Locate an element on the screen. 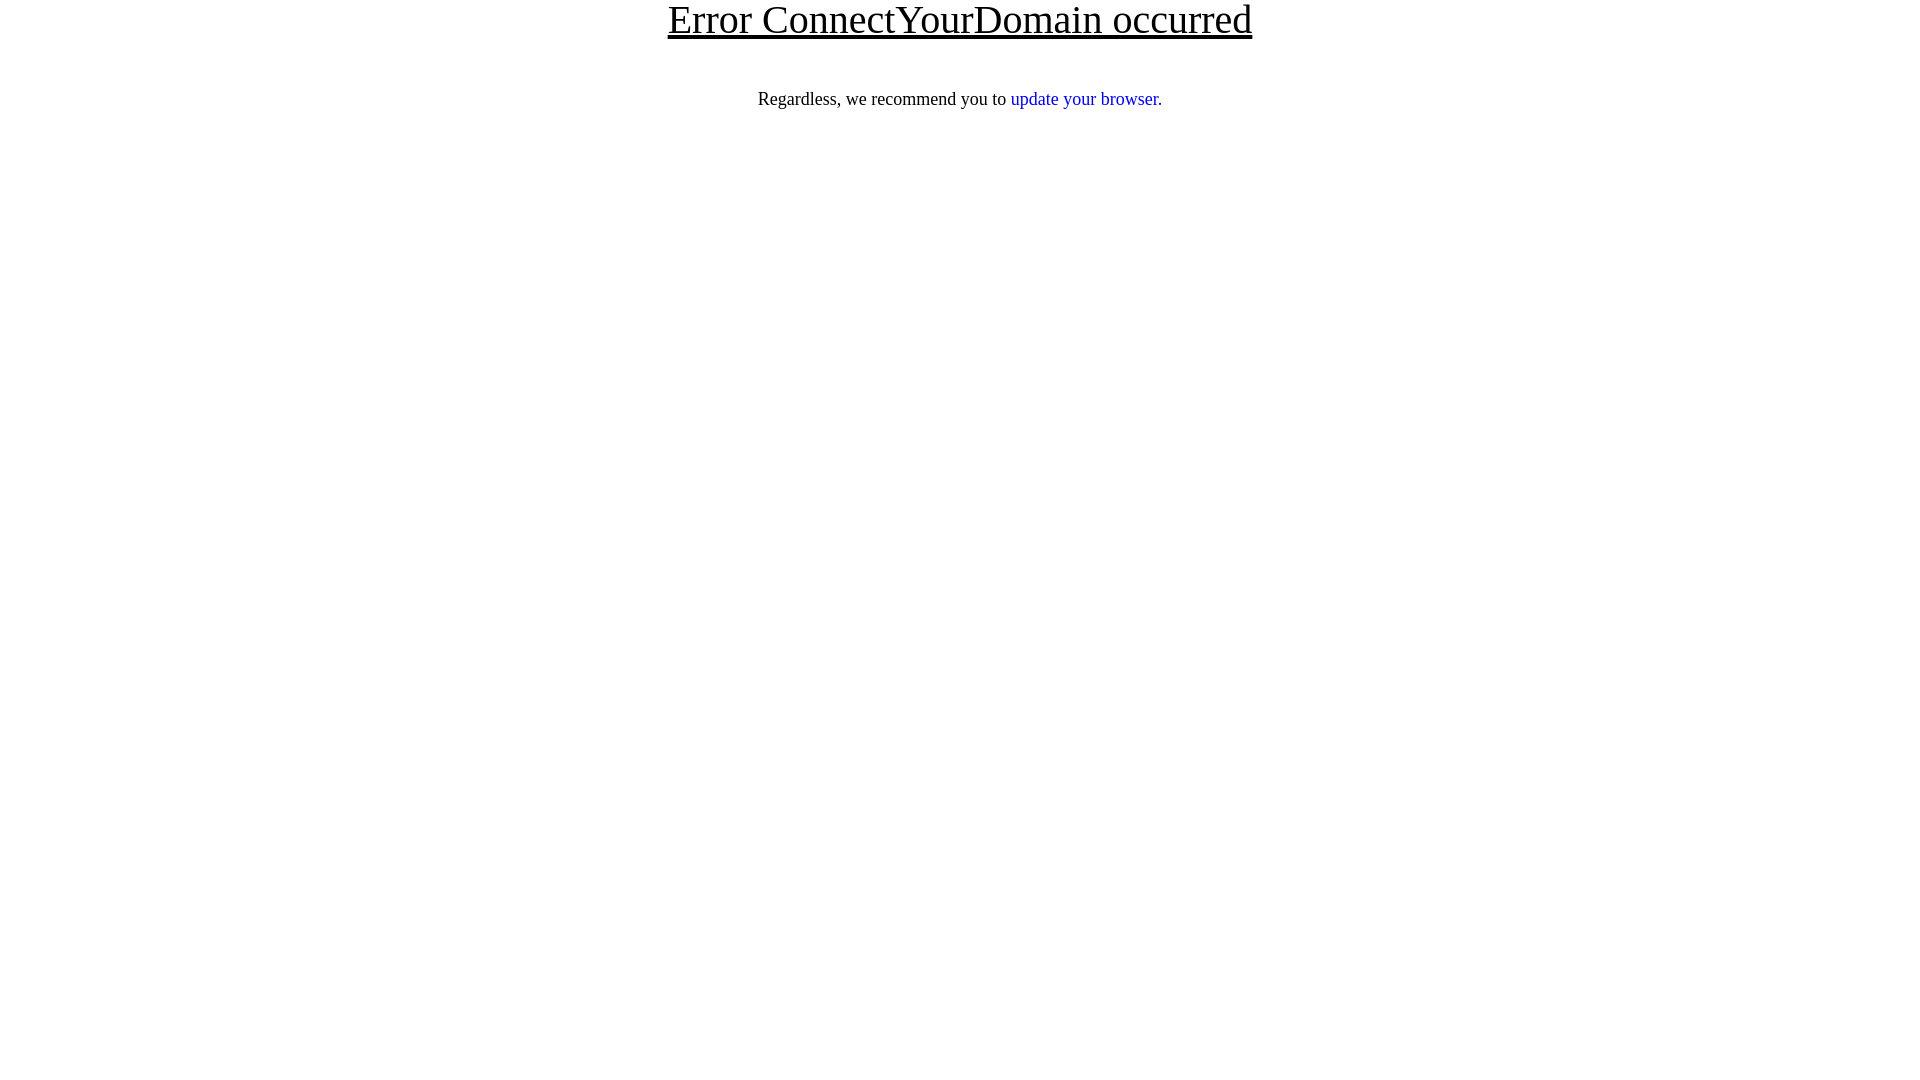  'update your browser.' is located at coordinates (1085, 99).